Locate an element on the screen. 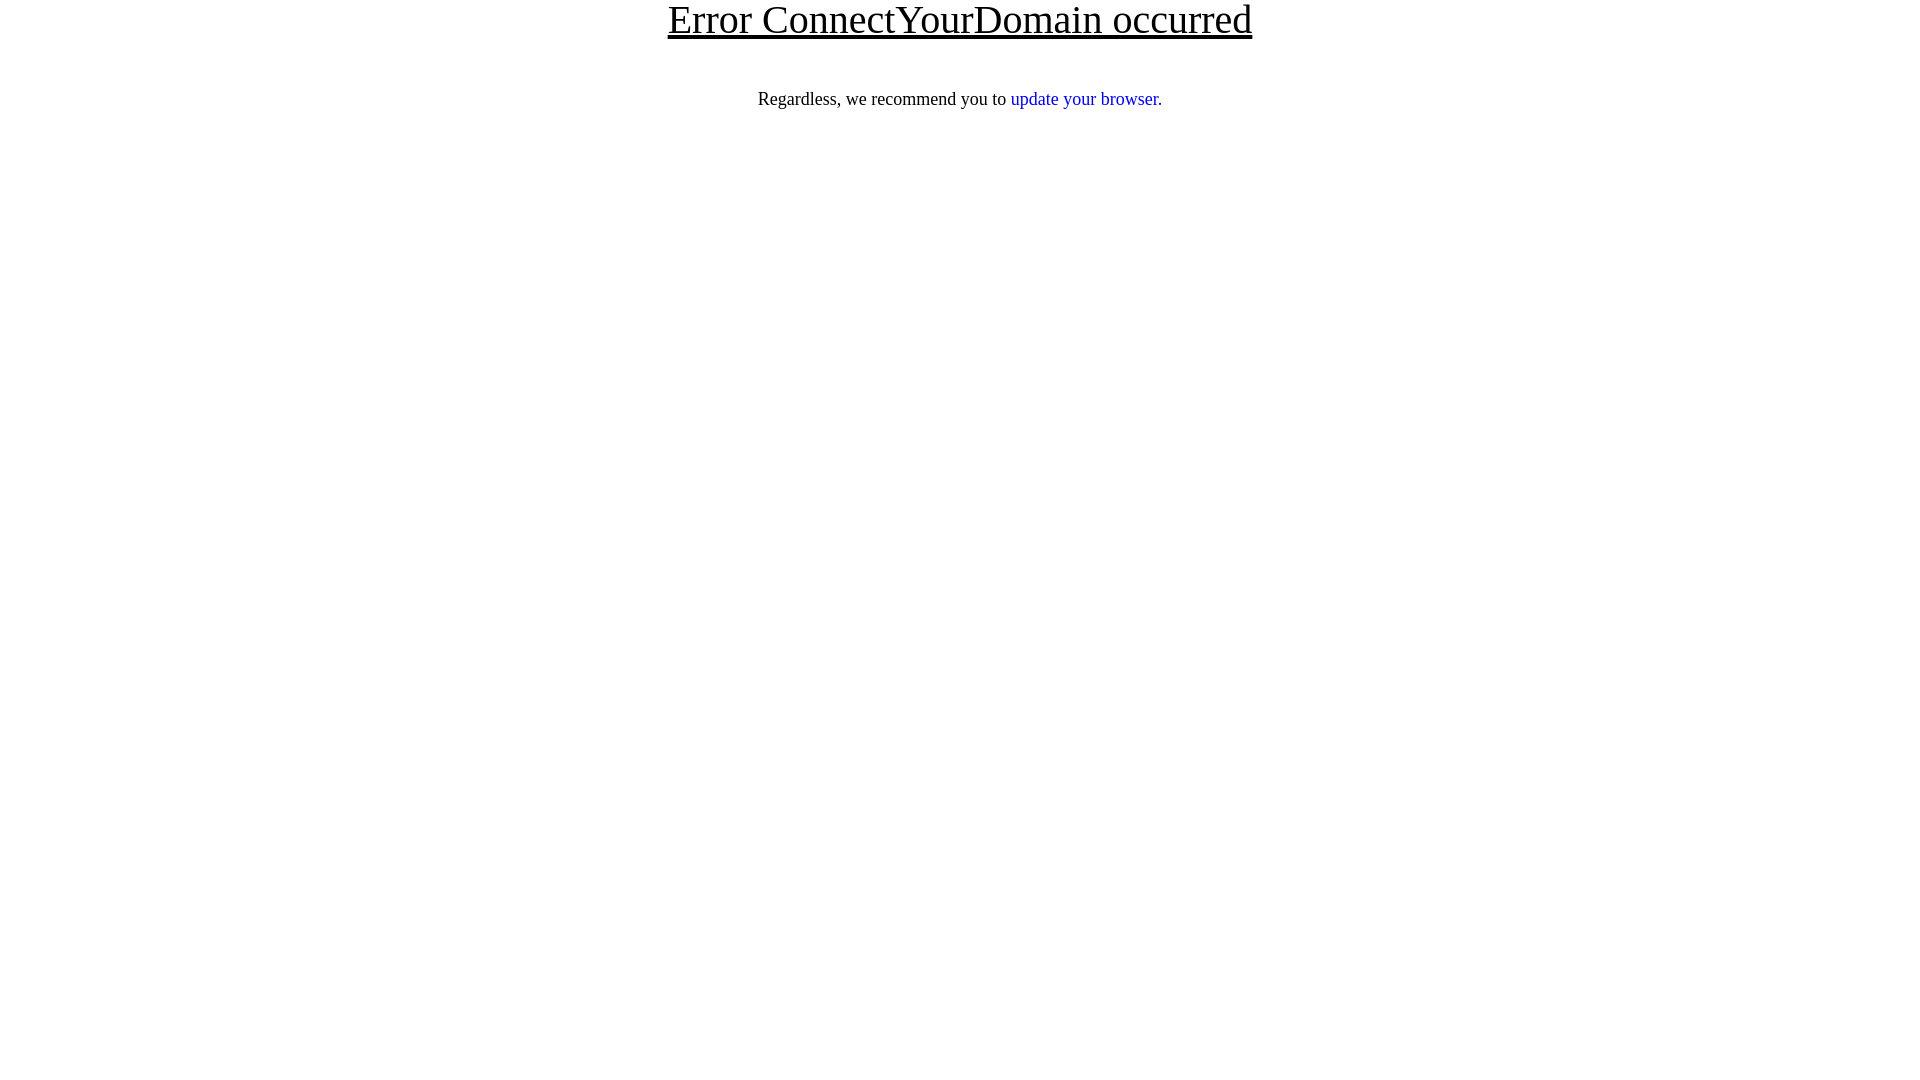  'update your browser.' is located at coordinates (1085, 99).